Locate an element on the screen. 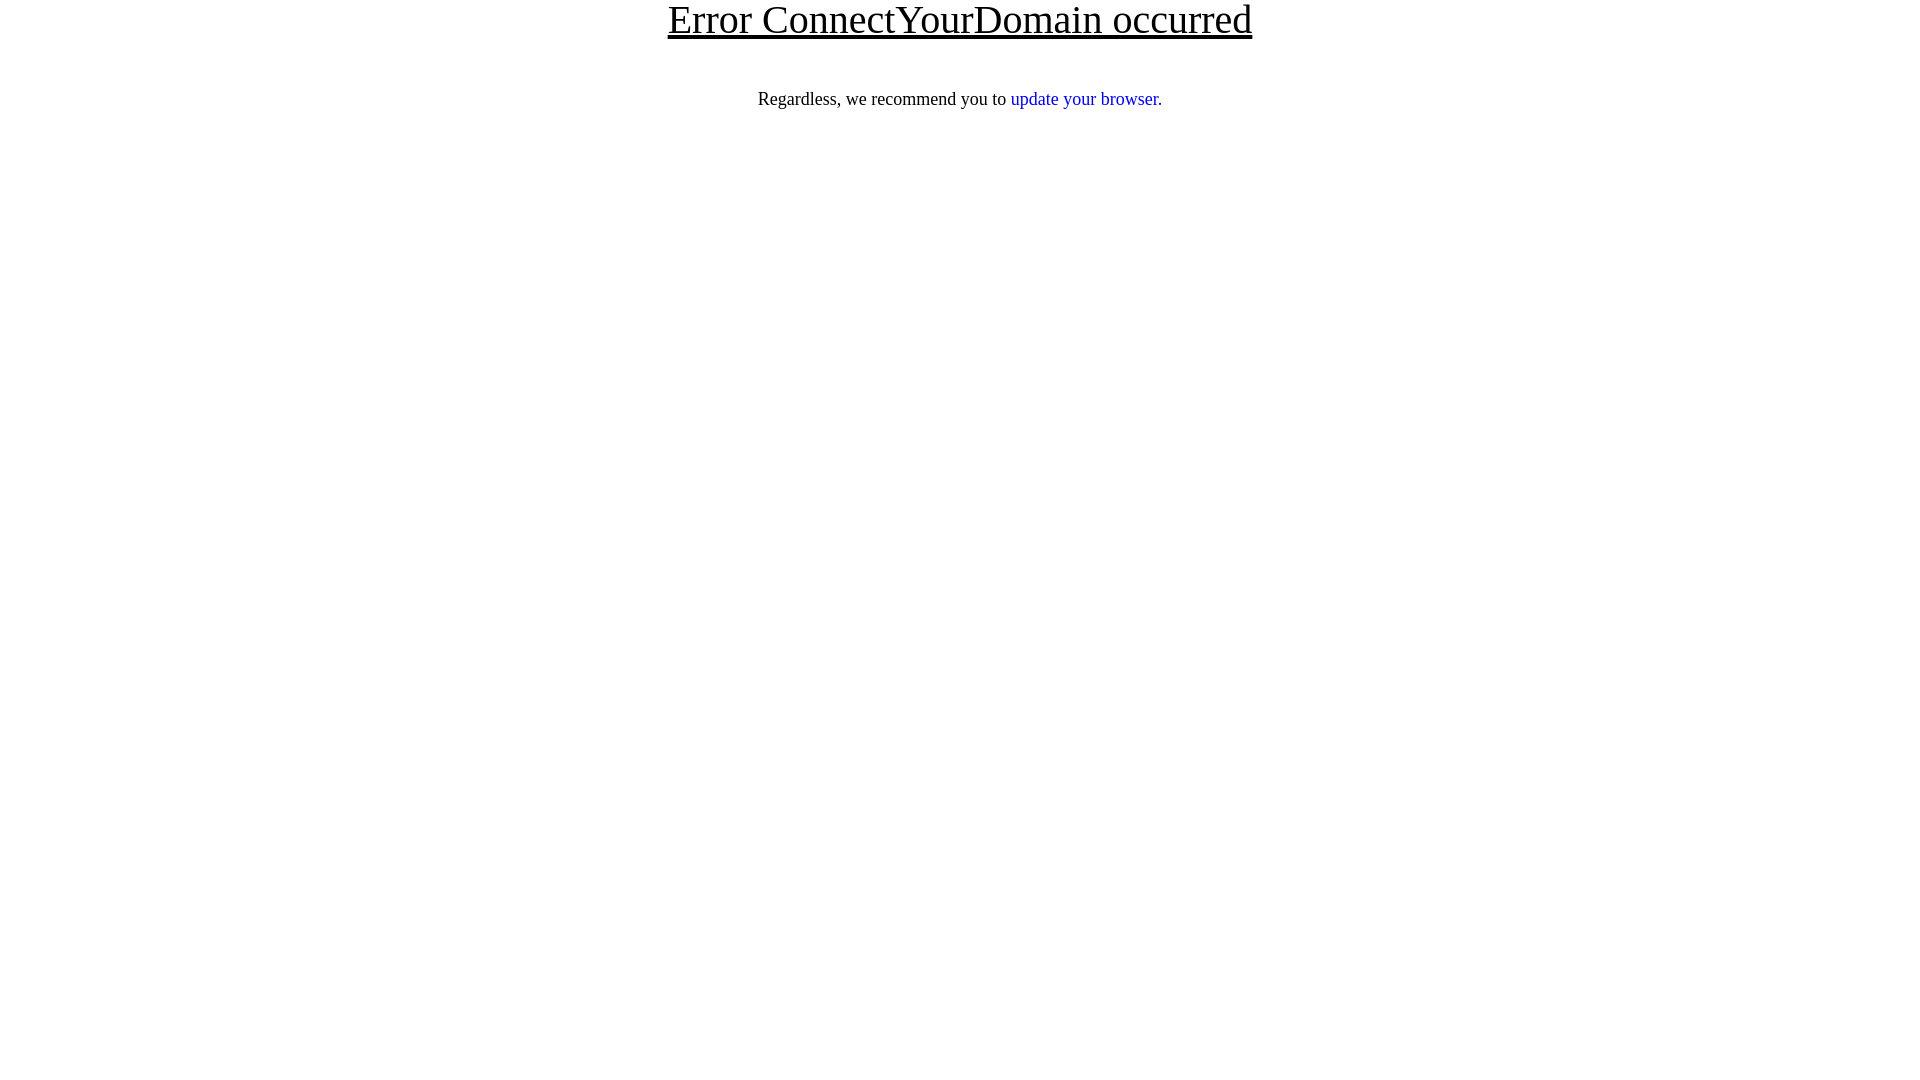  'update your browser.' is located at coordinates (1085, 99).